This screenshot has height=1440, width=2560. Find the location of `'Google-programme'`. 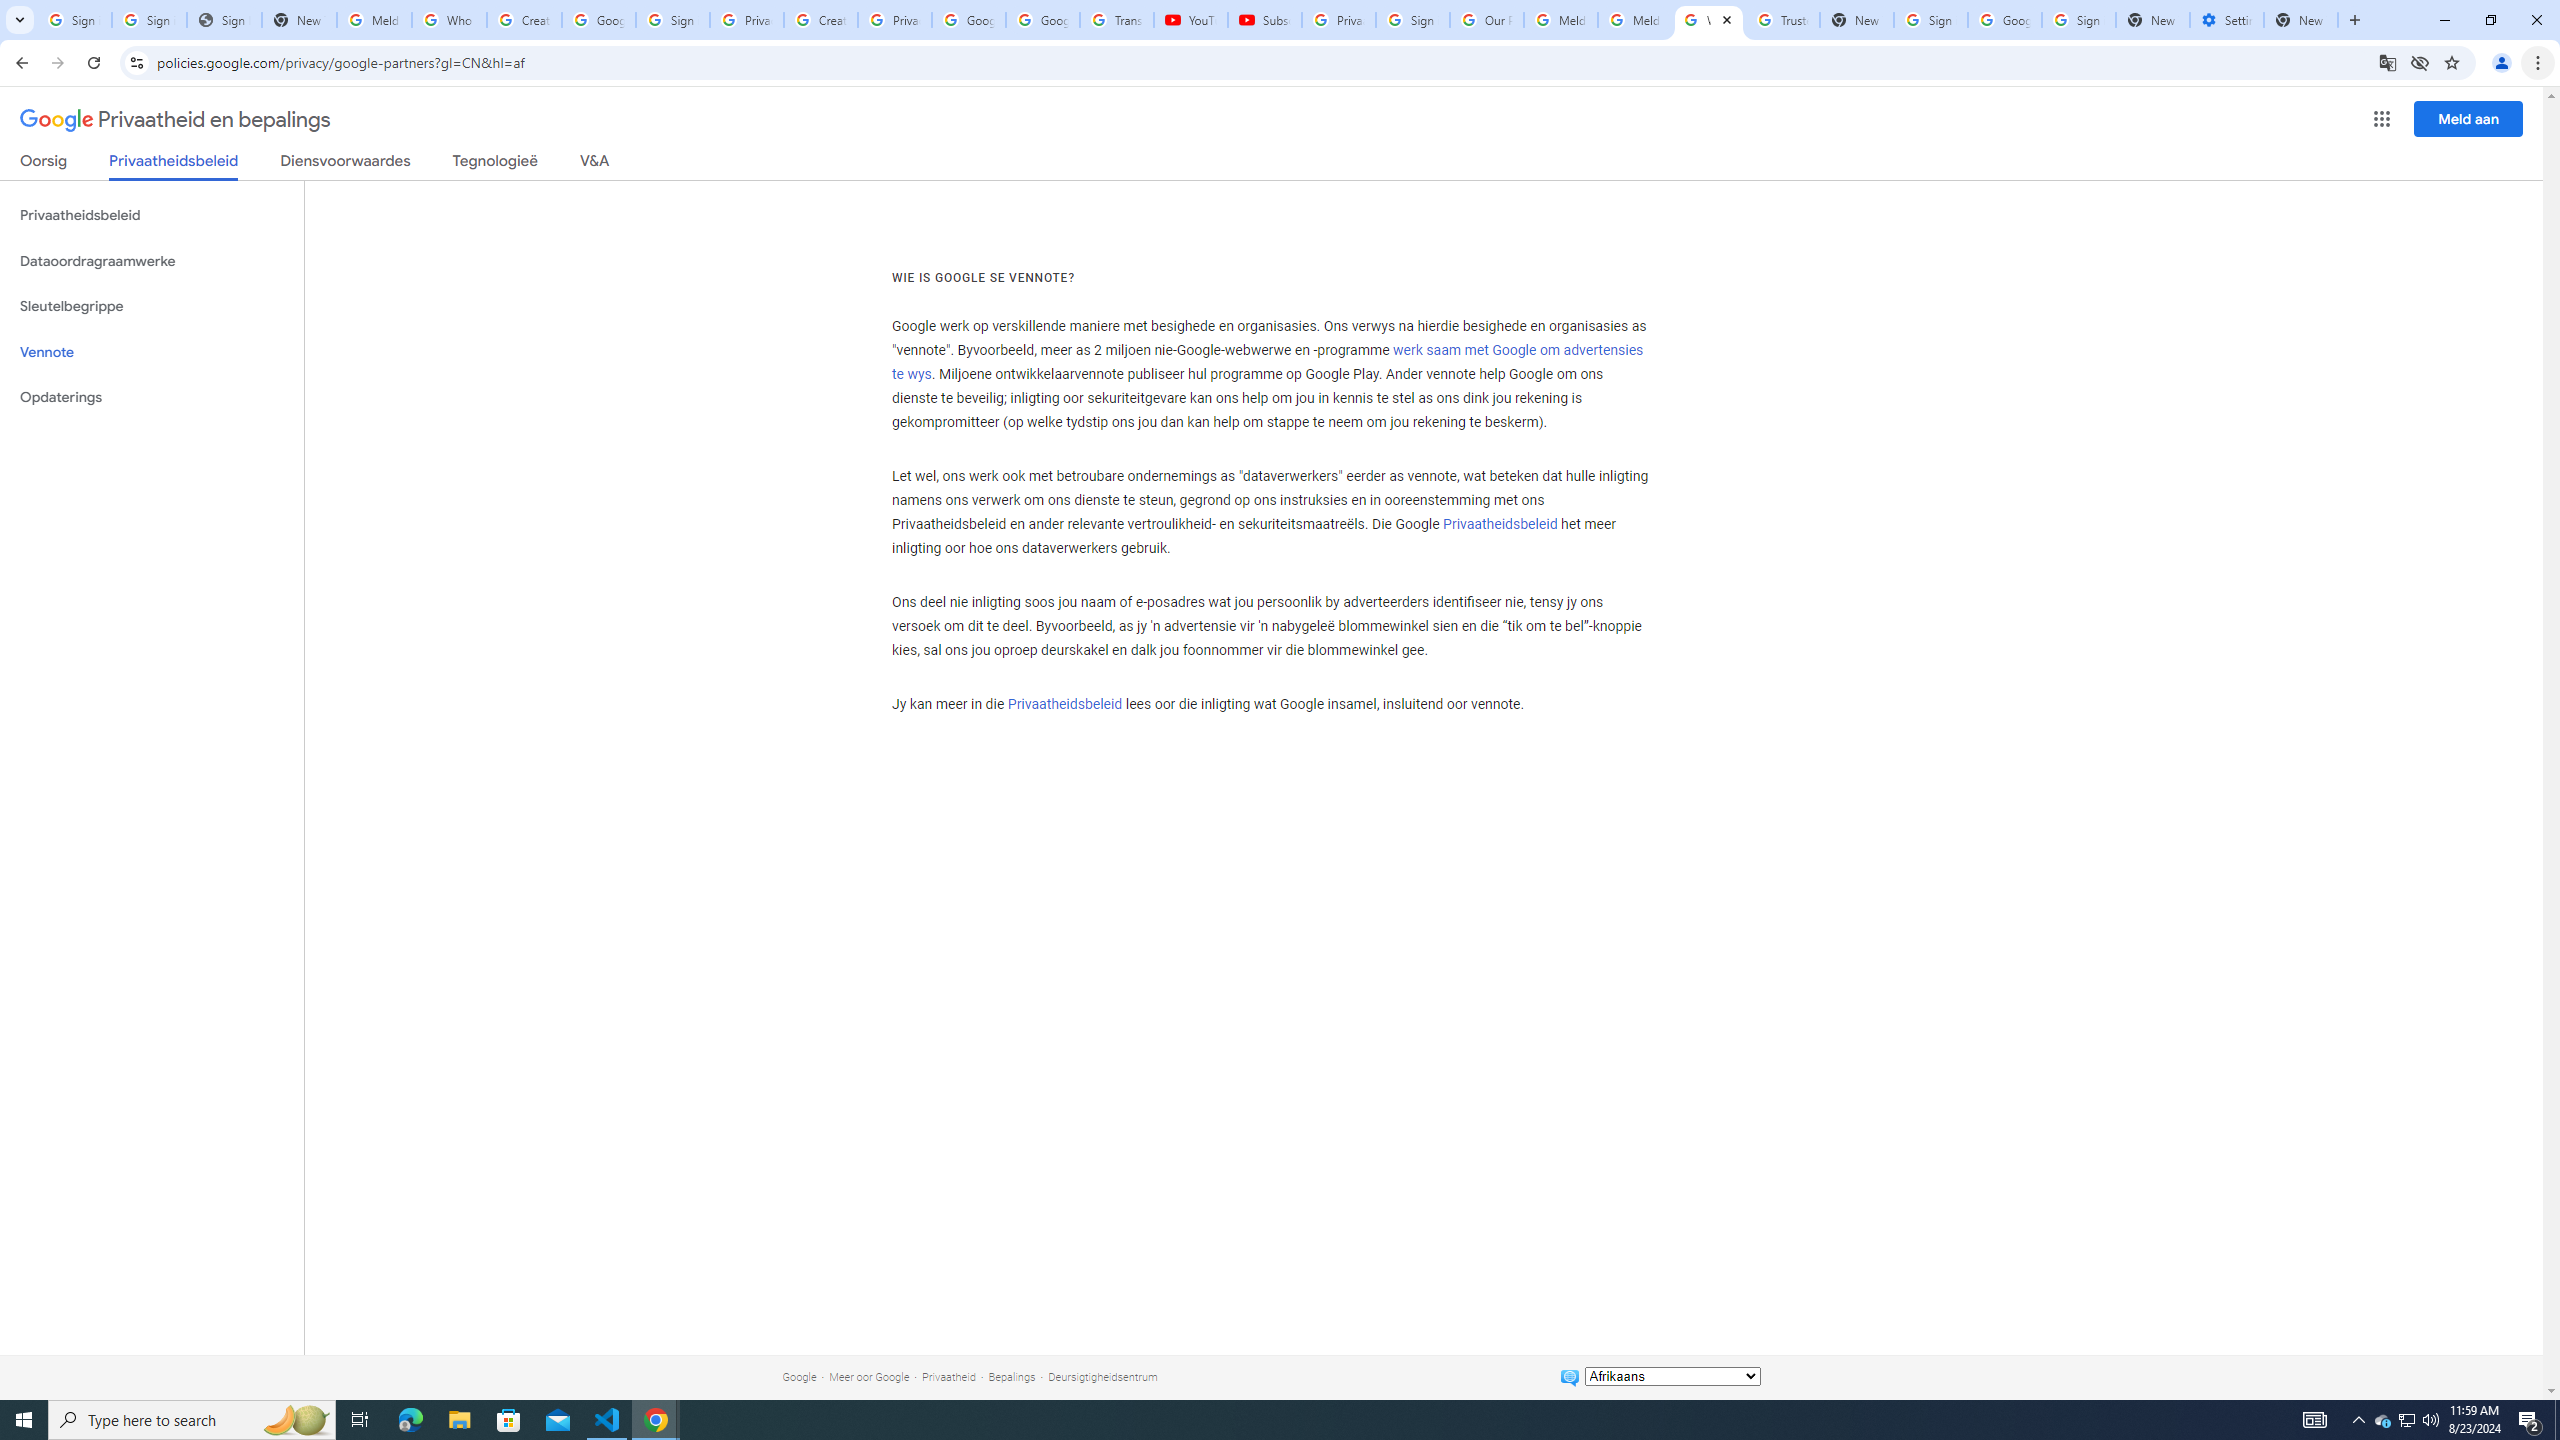

'Google-programme' is located at coordinates (2382, 118).